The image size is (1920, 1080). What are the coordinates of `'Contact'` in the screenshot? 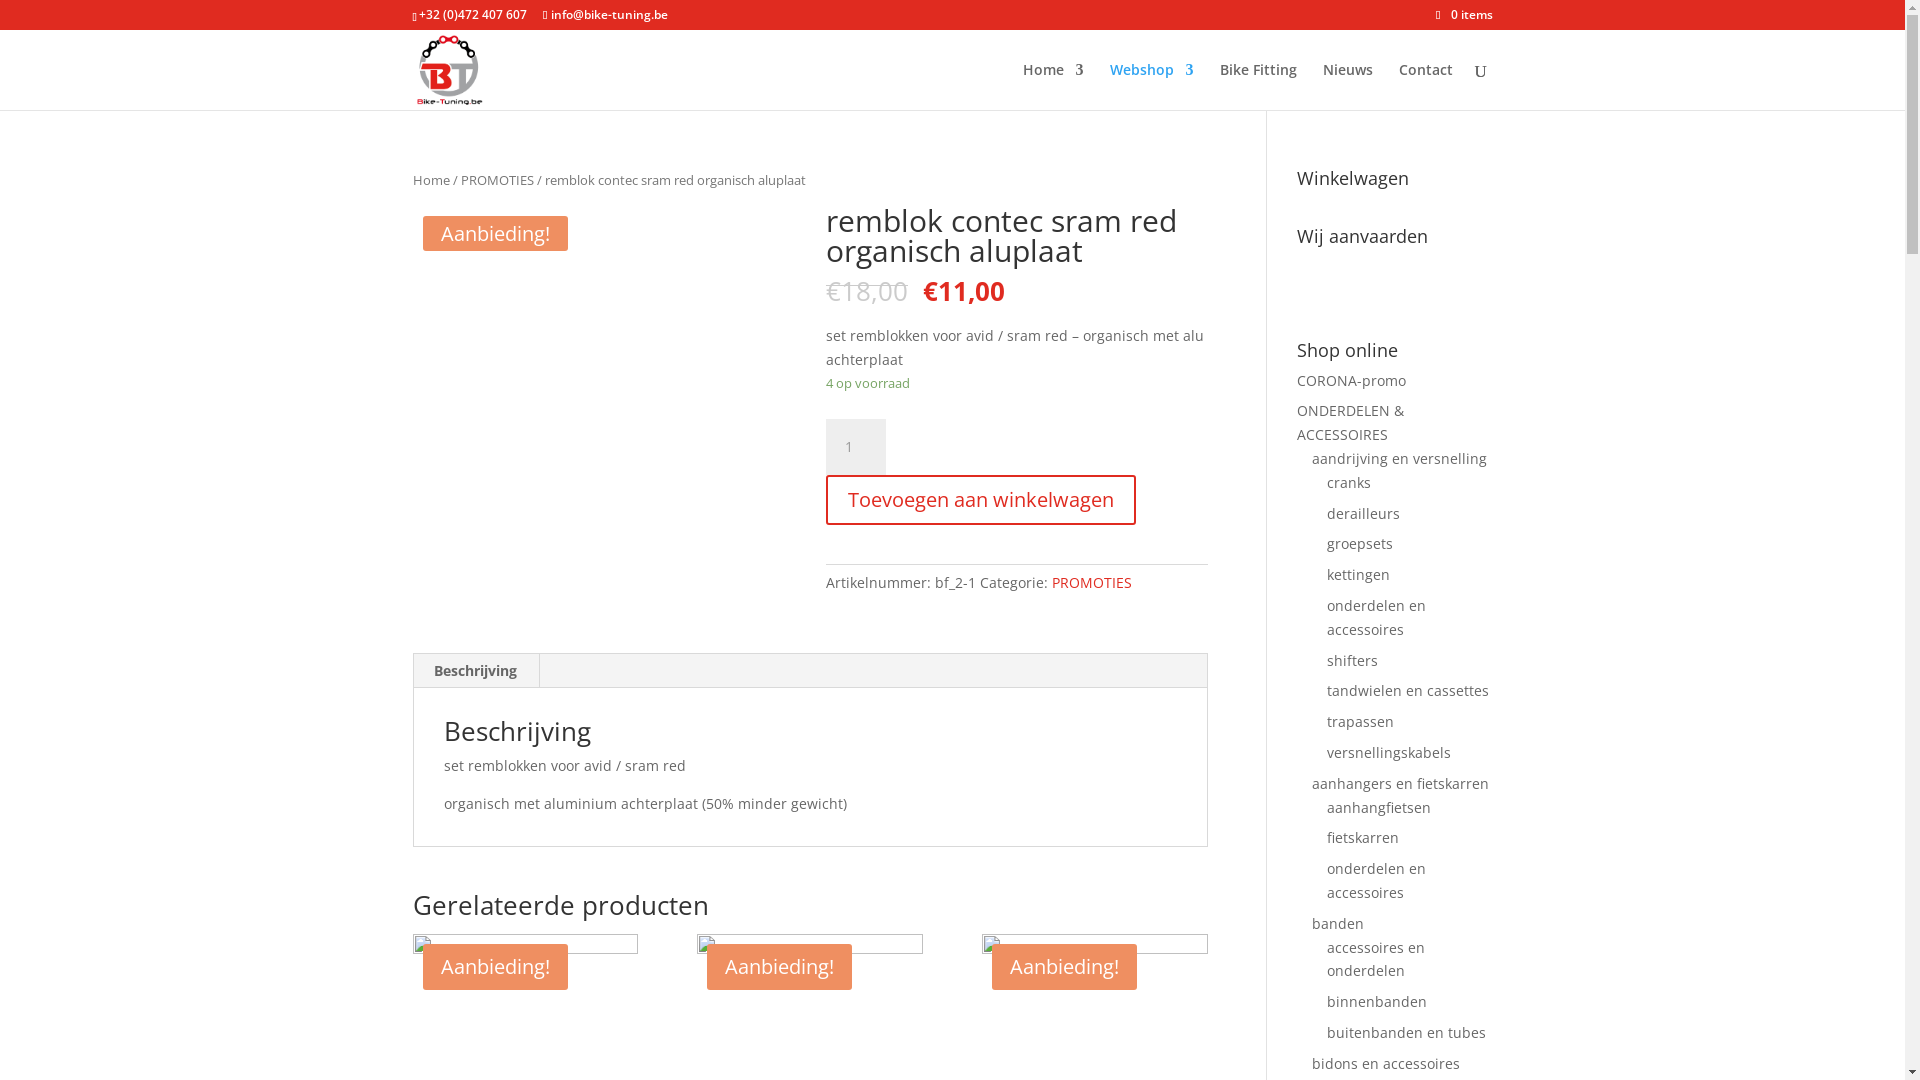 It's located at (1396, 85).